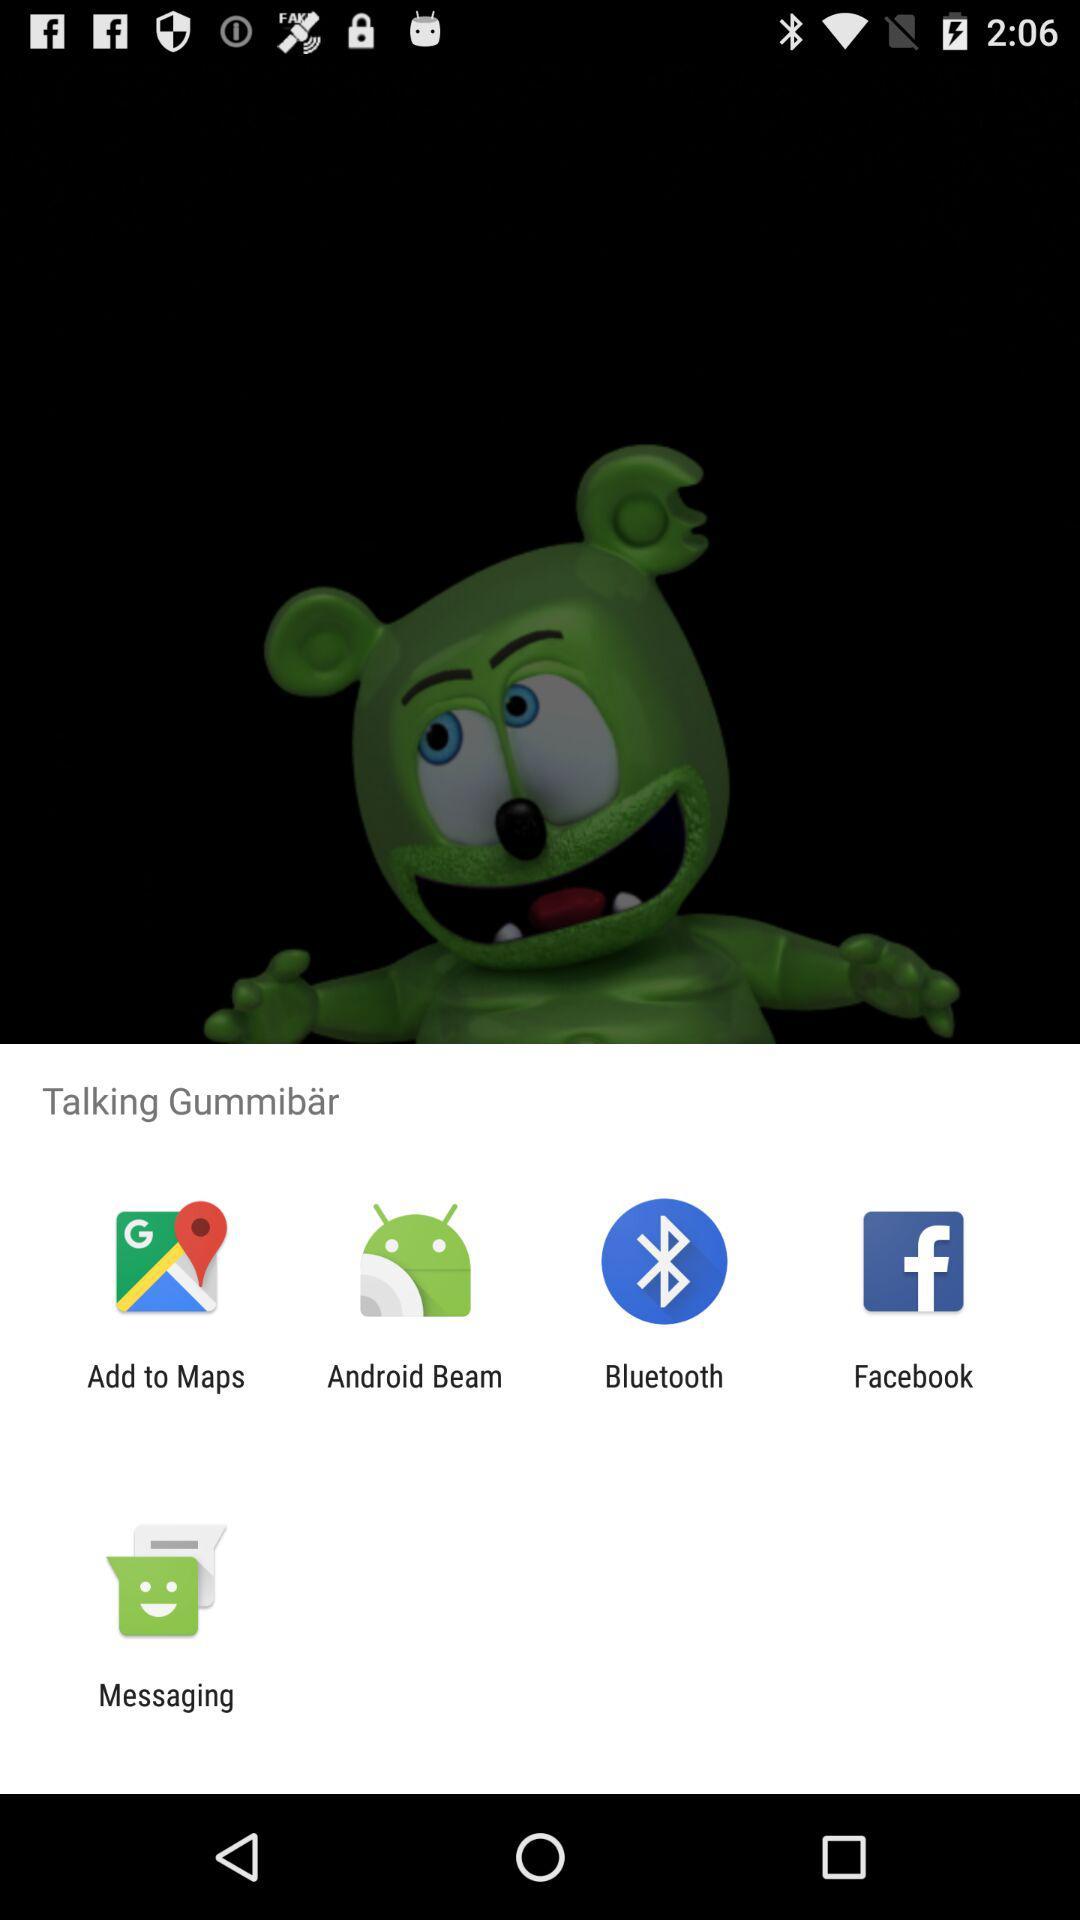  Describe the element at coordinates (165, 1711) in the screenshot. I see `the messaging` at that location.